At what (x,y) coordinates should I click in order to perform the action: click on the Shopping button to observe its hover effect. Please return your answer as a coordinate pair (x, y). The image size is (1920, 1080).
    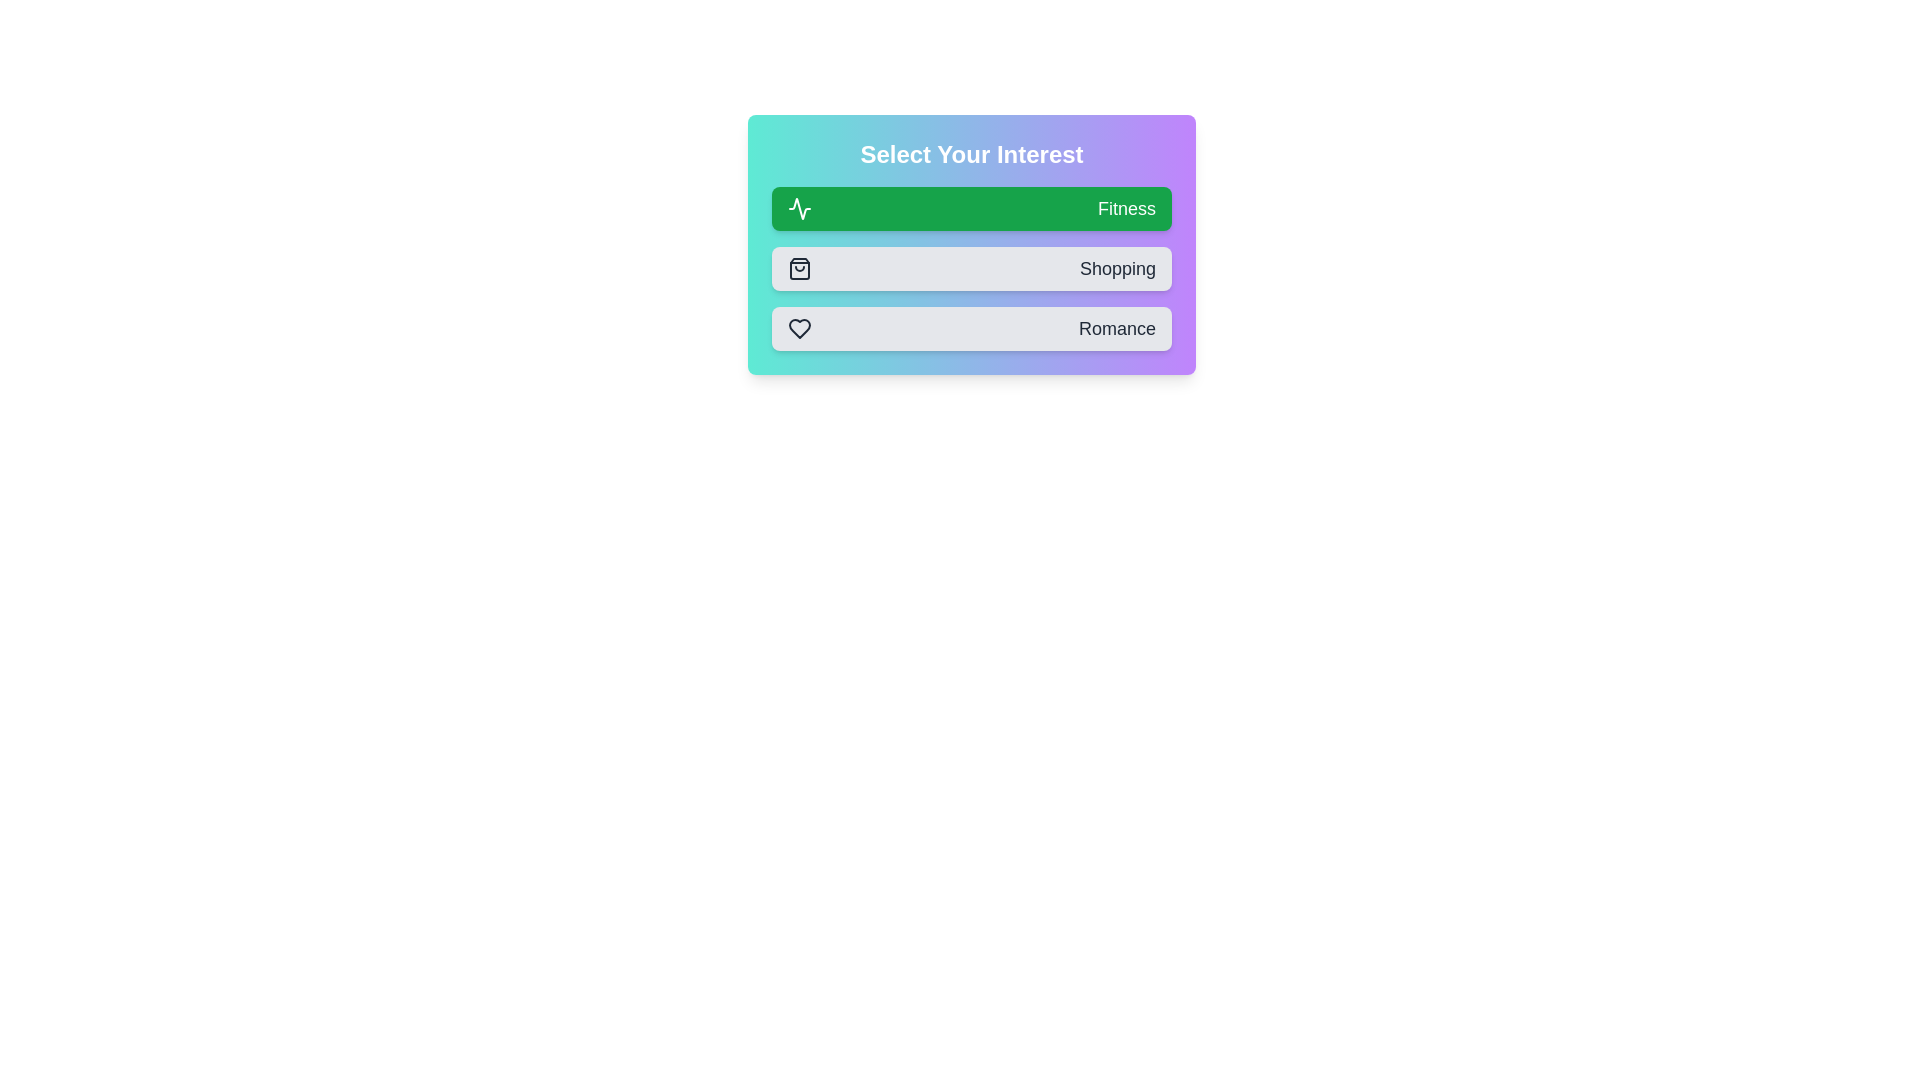
    Looking at the image, I should click on (971, 268).